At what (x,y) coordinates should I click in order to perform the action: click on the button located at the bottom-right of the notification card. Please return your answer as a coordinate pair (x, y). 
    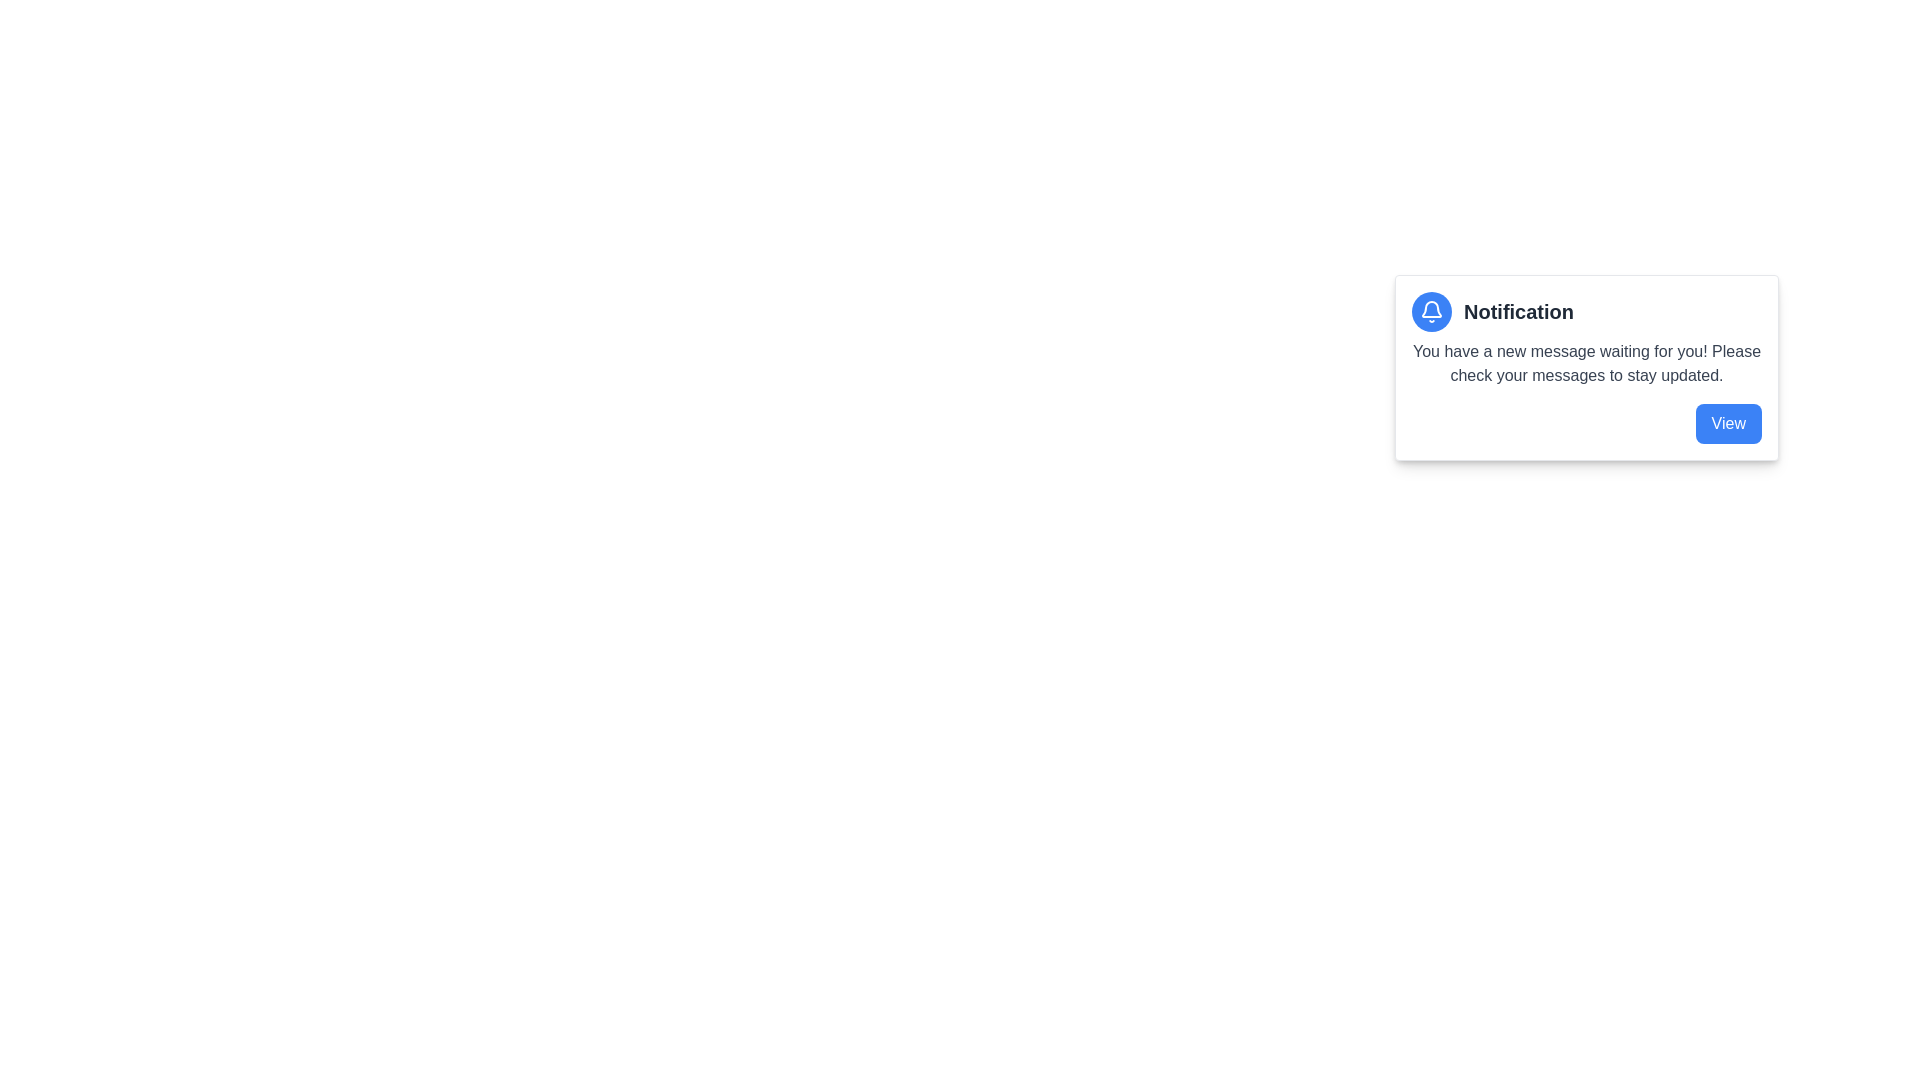
    Looking at the image, I should click on (1727, 423).